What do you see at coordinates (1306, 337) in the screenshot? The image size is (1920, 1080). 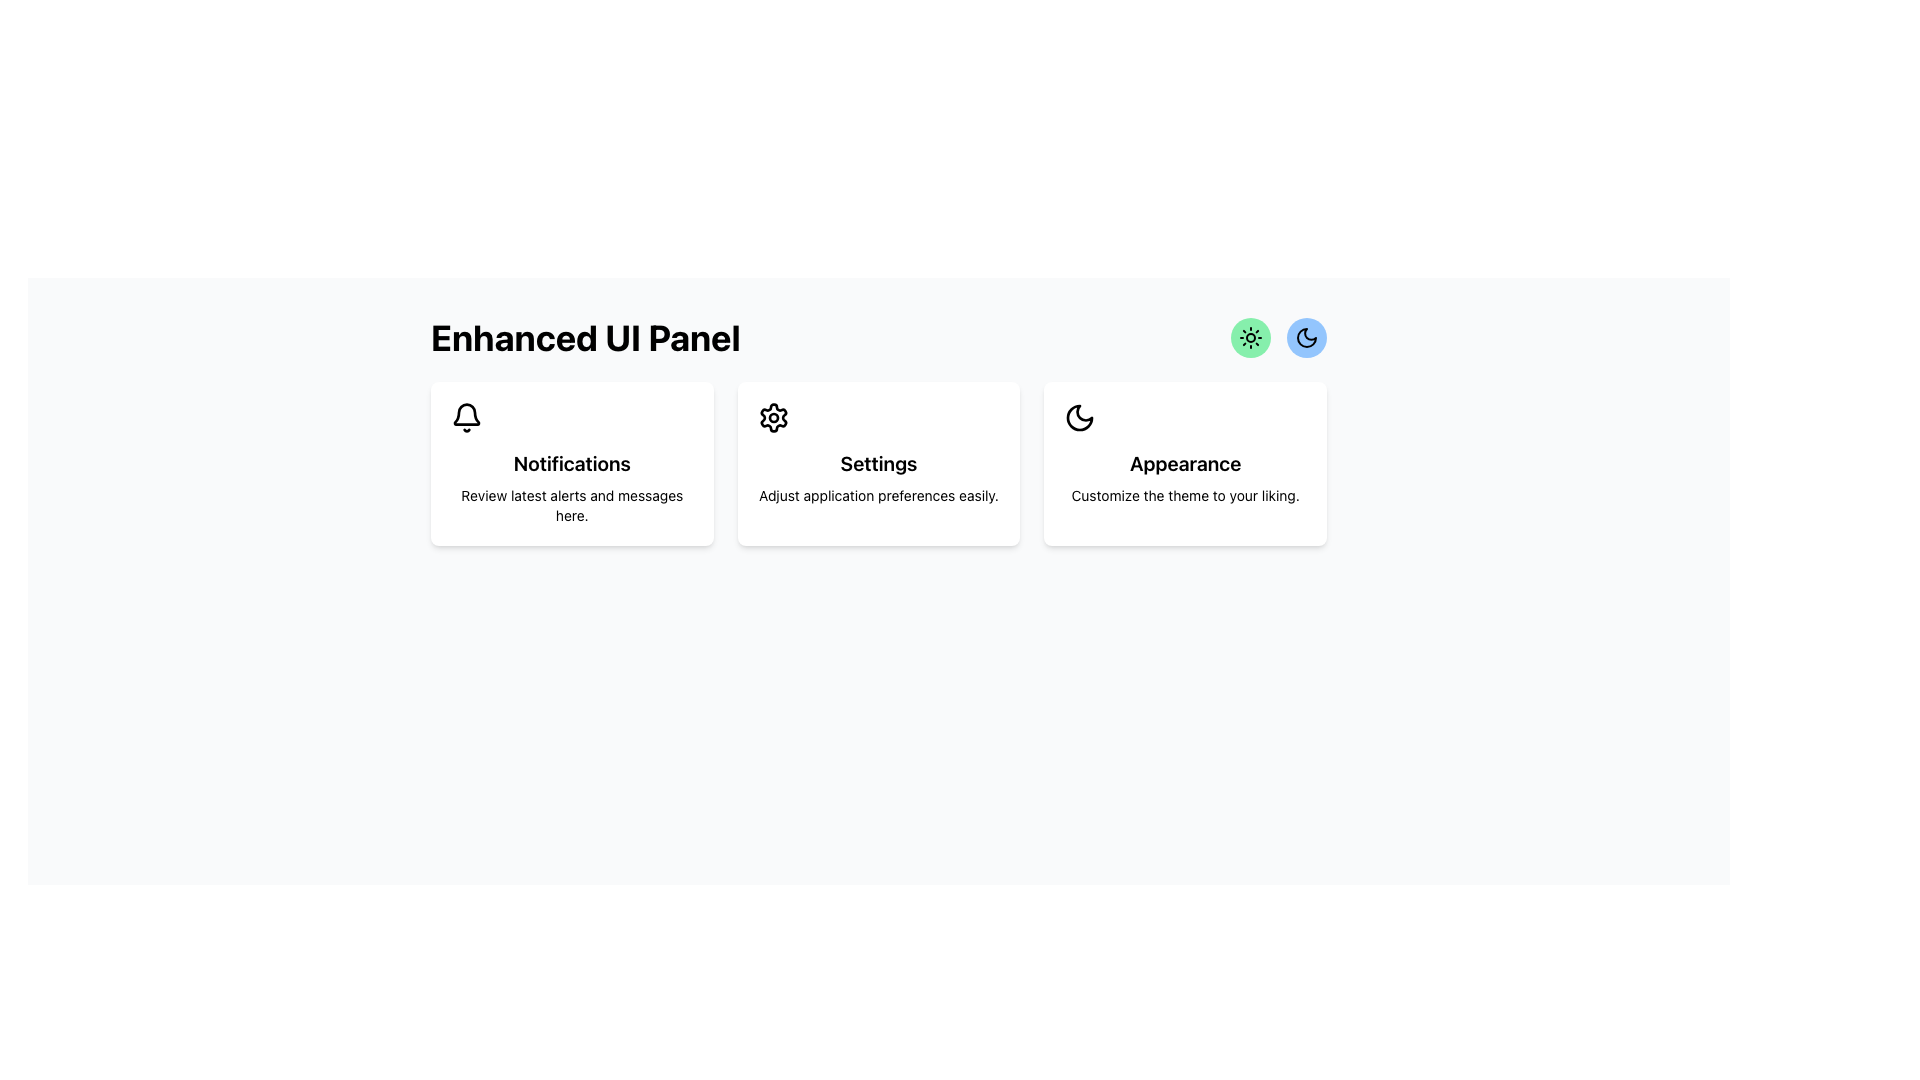 I see `the circular button with a light blue background and a black moon icon` at bounding box center [1306, 337].